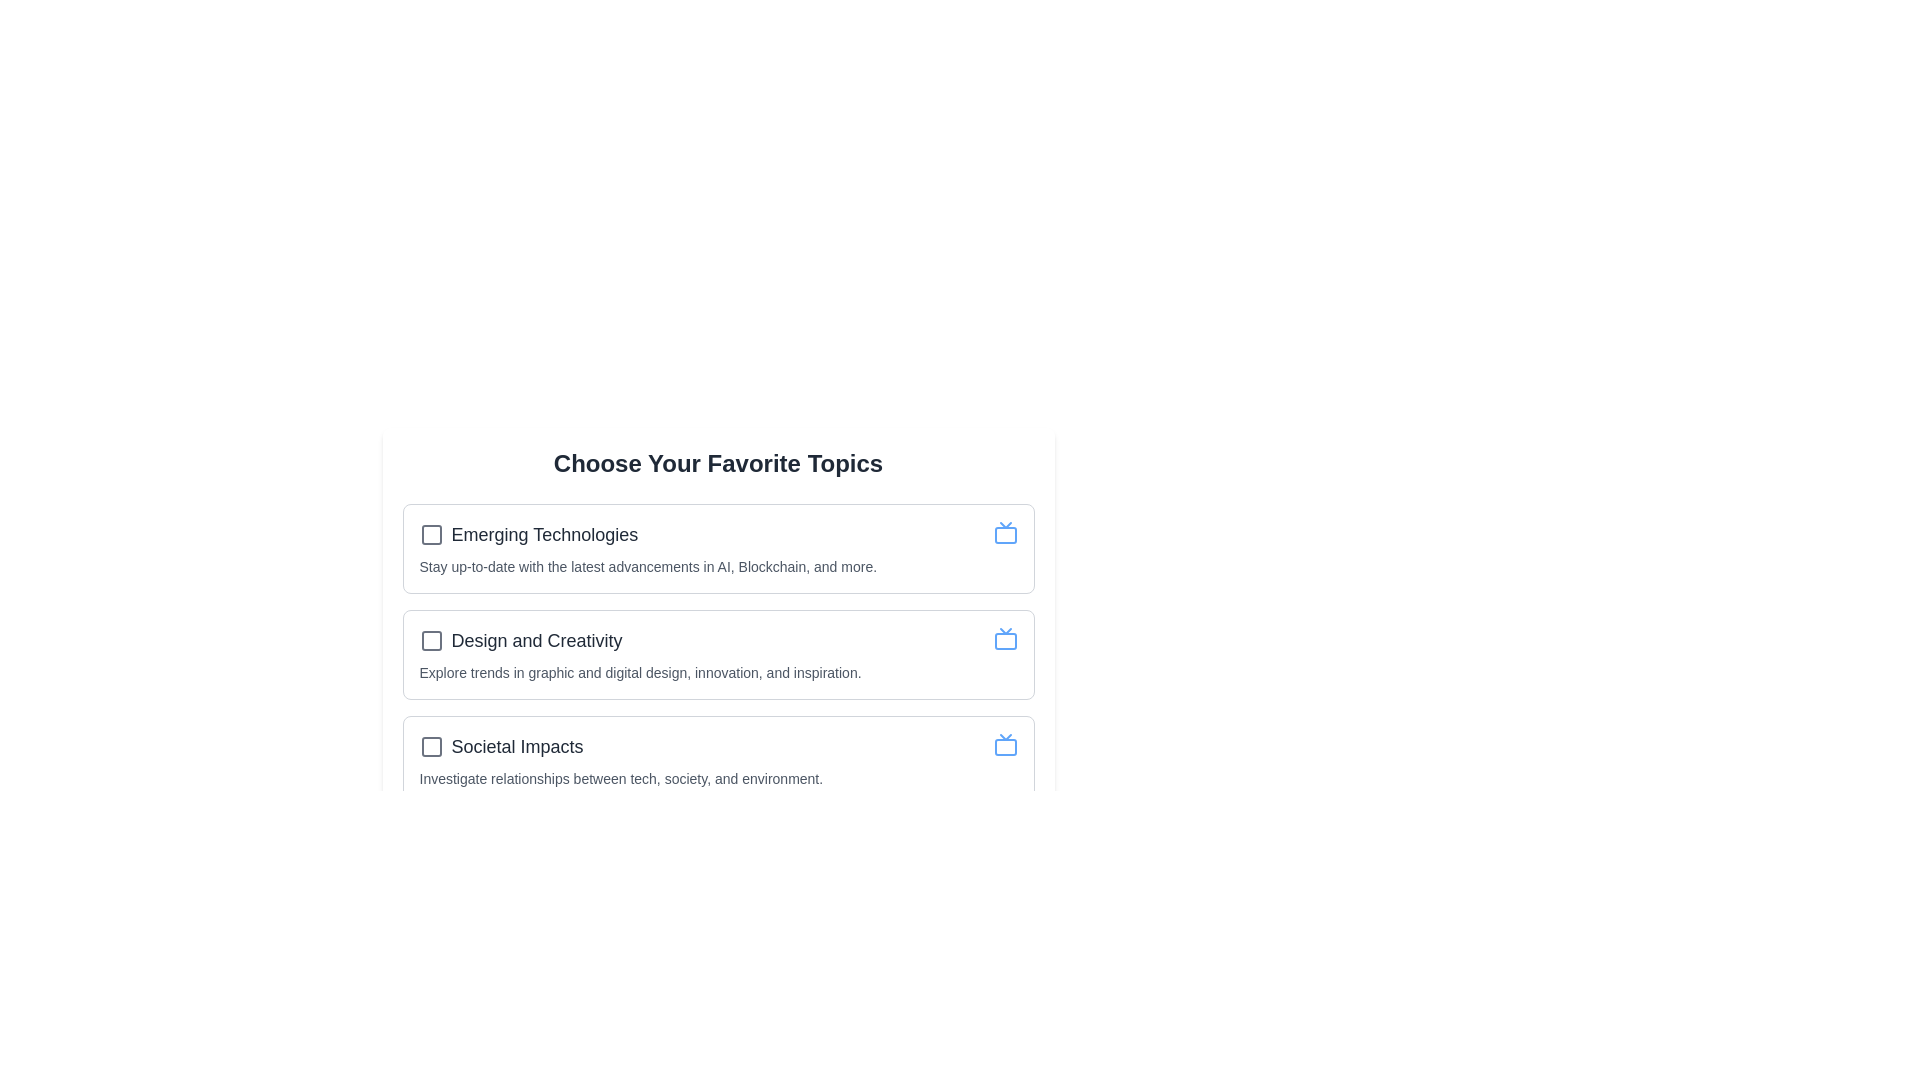 The image size is (1920, 1080). Describe the element at coordinates (430, 747) in the screenshot. I see `the unchecked checkbox icon for the 'Societal Impacts' topic, which is a small square with rounded corners, styled with a border and no fill` at that location.